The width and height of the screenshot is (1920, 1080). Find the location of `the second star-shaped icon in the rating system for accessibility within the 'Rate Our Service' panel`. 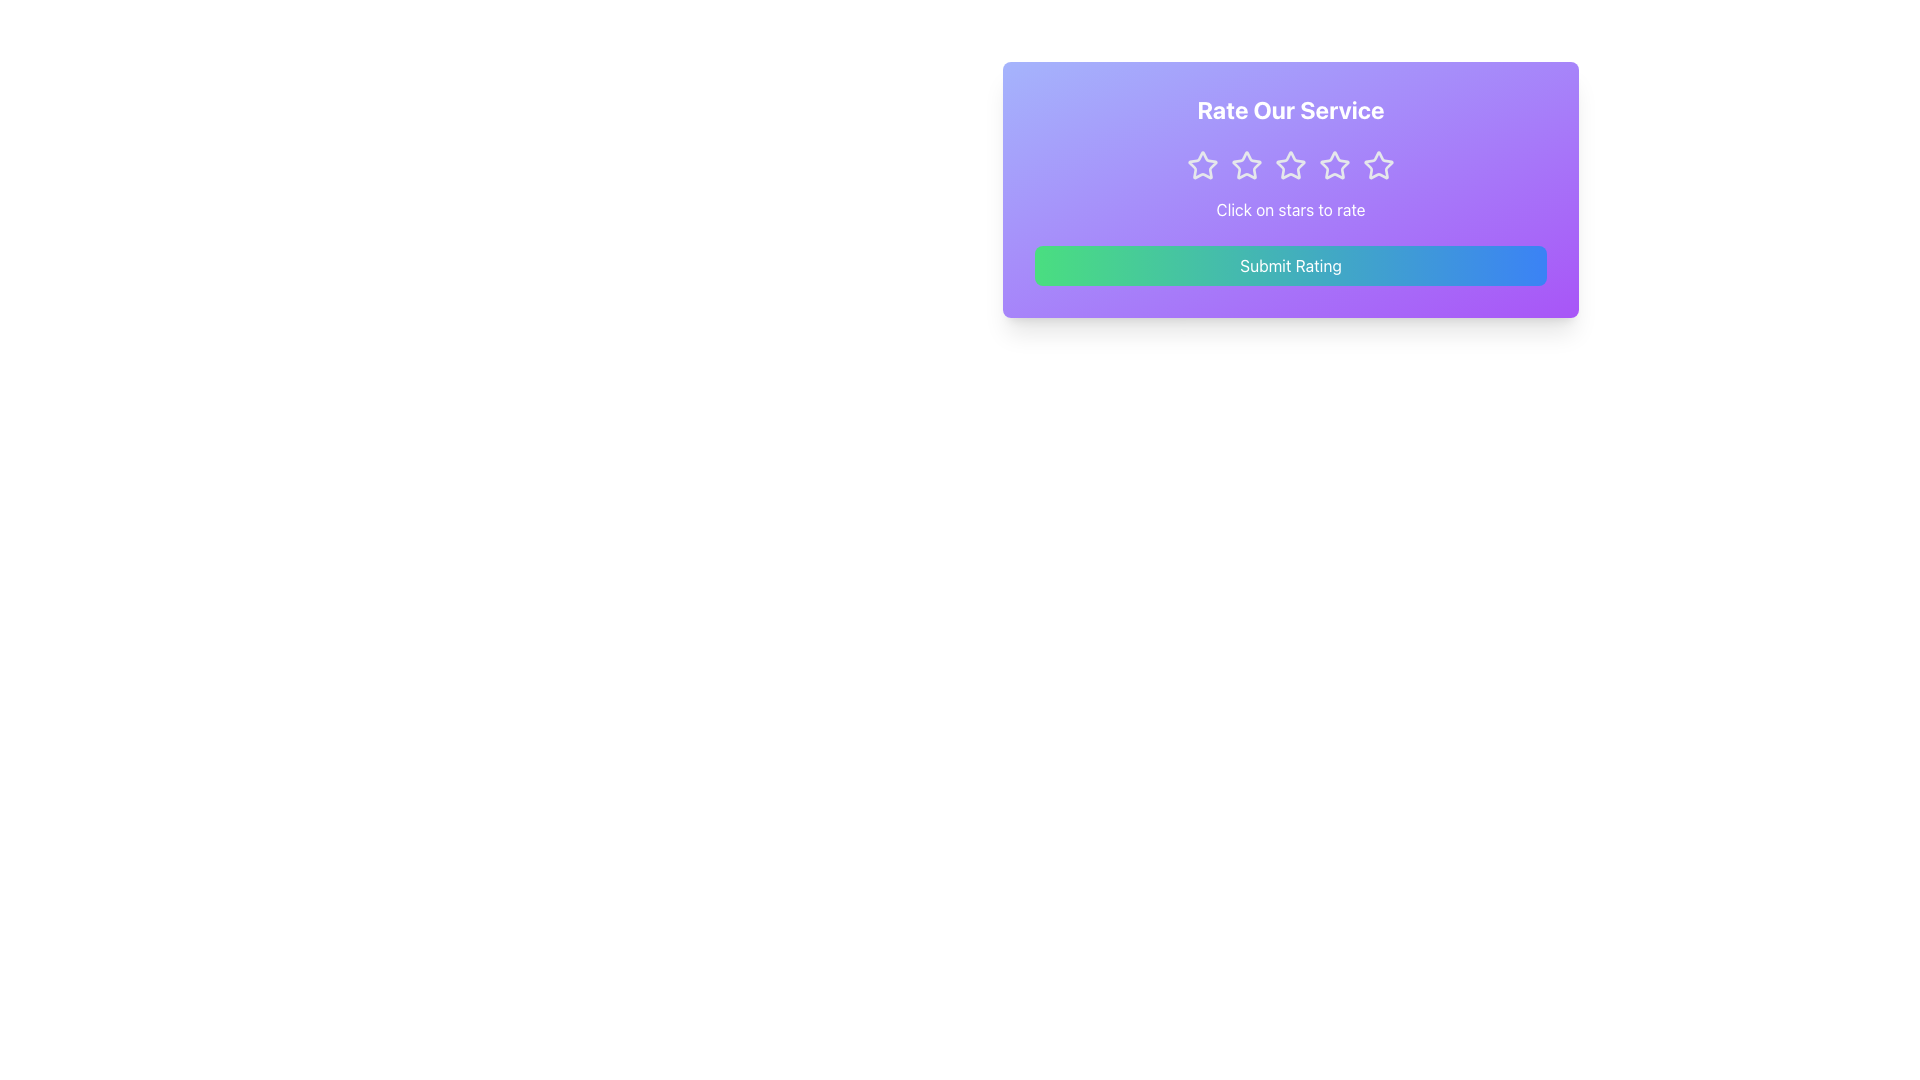

the second star-shaped icon in the rating system for accessibility within the 'Rate Our Service' panel is located at coordinates (1246, 164).